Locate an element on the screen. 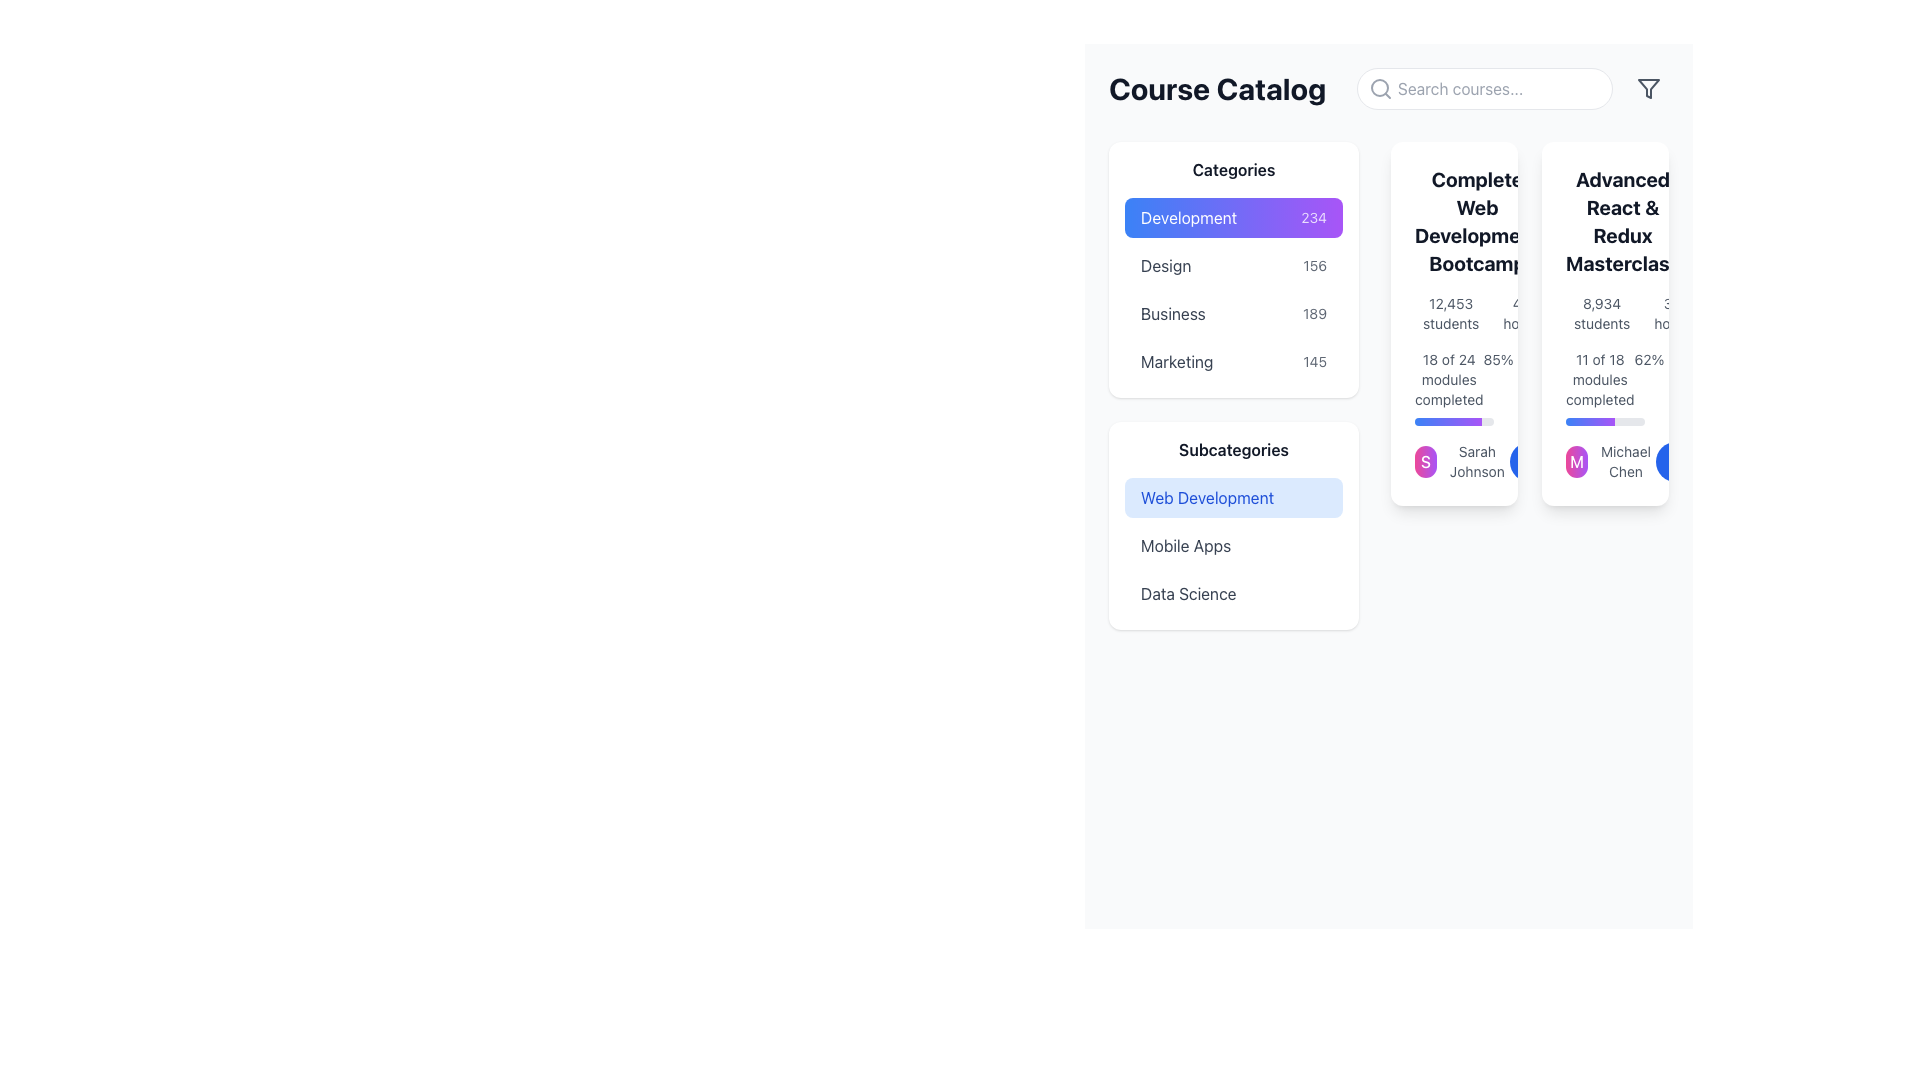  text value from the Text Label displaying '12,453 students', located below the course title in the card titled 'Complete Web Development Bootcamp' is located at coordinates (1454, 313).